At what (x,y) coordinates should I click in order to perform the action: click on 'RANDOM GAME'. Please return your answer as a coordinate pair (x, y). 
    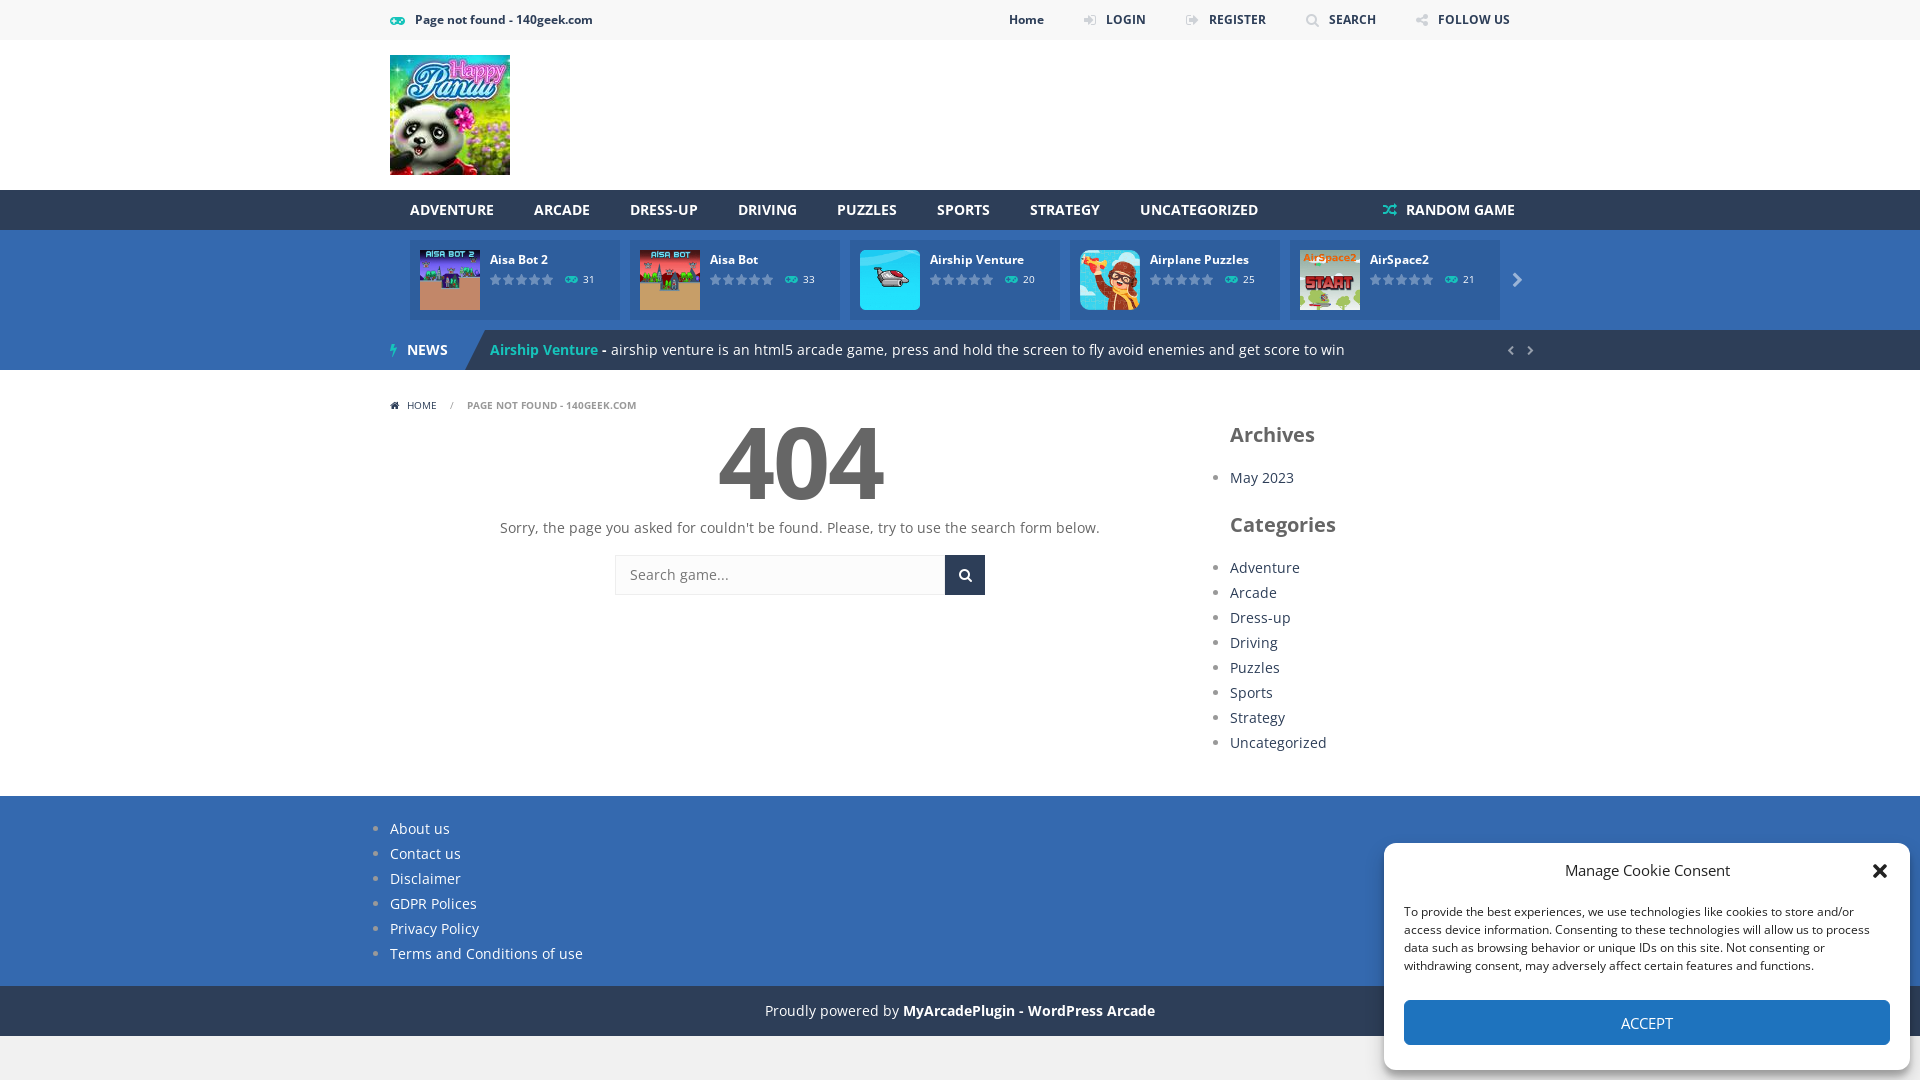
    Looking at the image, I should click on (1367, 209).